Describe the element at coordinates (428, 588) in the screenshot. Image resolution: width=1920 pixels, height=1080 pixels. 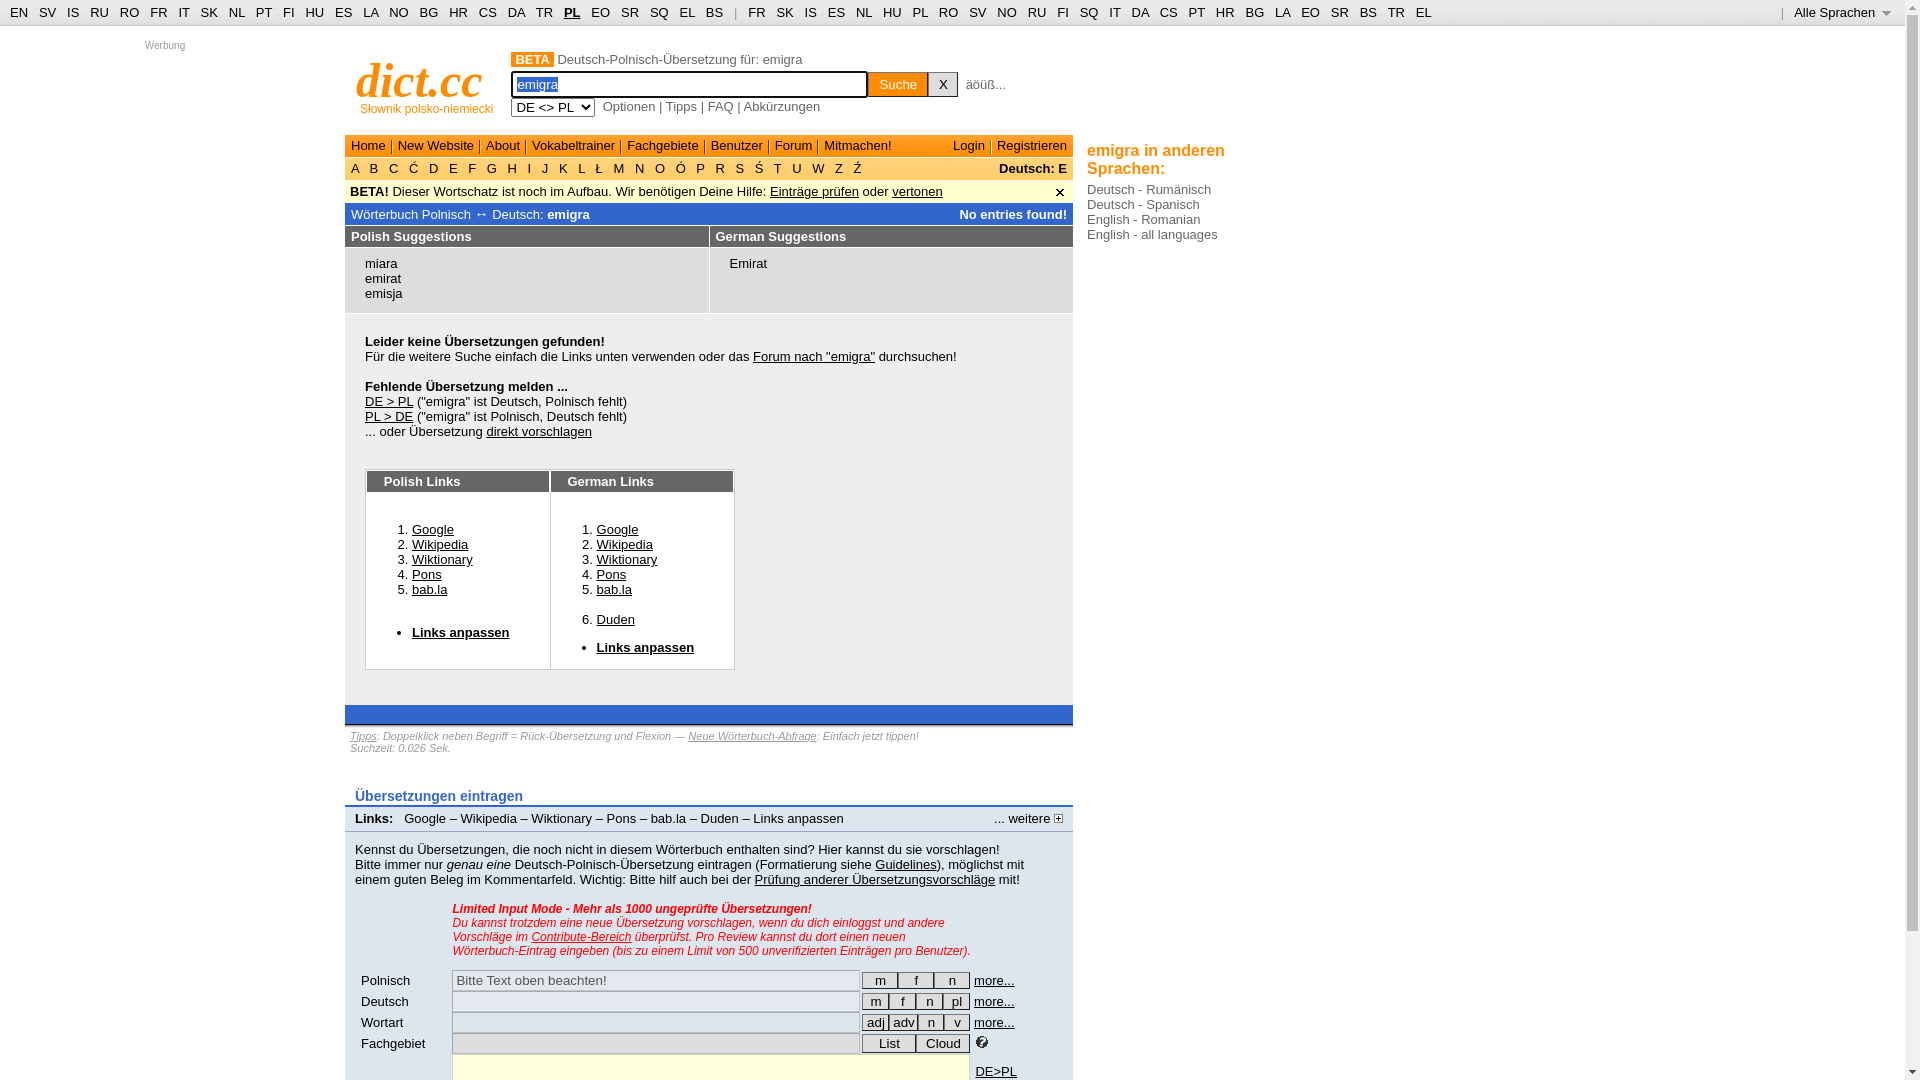
I see `'bab.la'` at that location.